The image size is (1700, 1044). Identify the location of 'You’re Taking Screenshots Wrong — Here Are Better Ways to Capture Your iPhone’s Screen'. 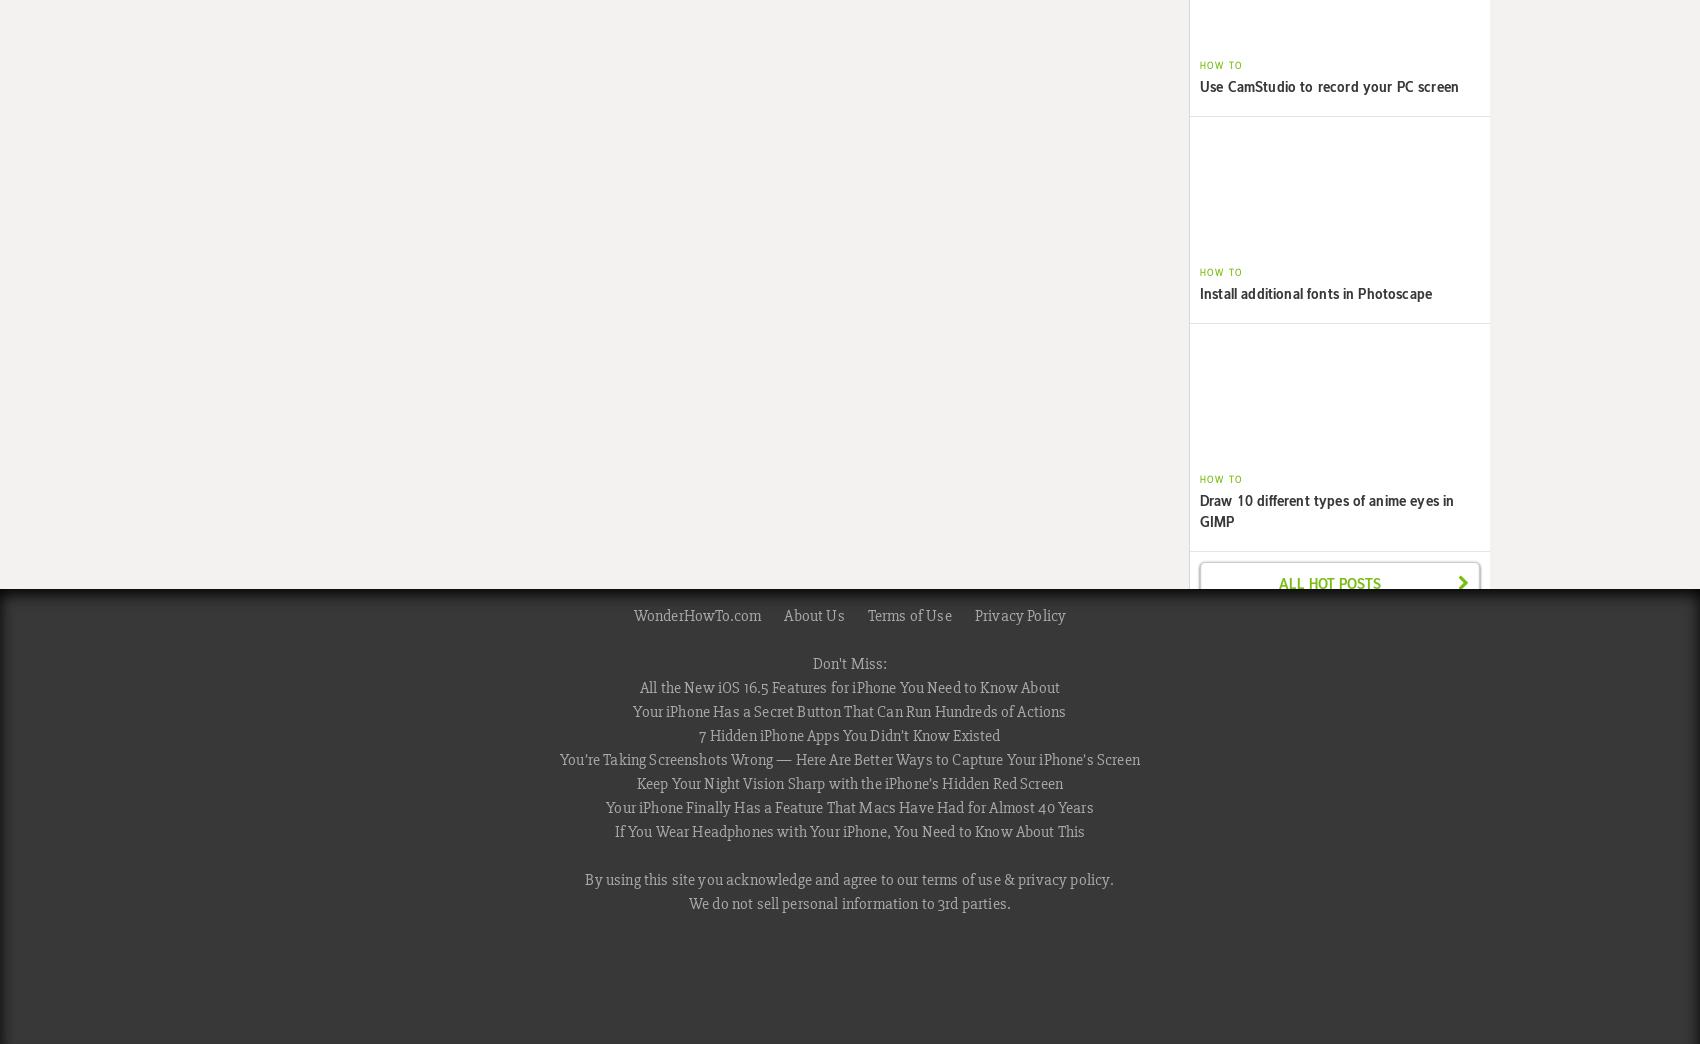
(848, 760).